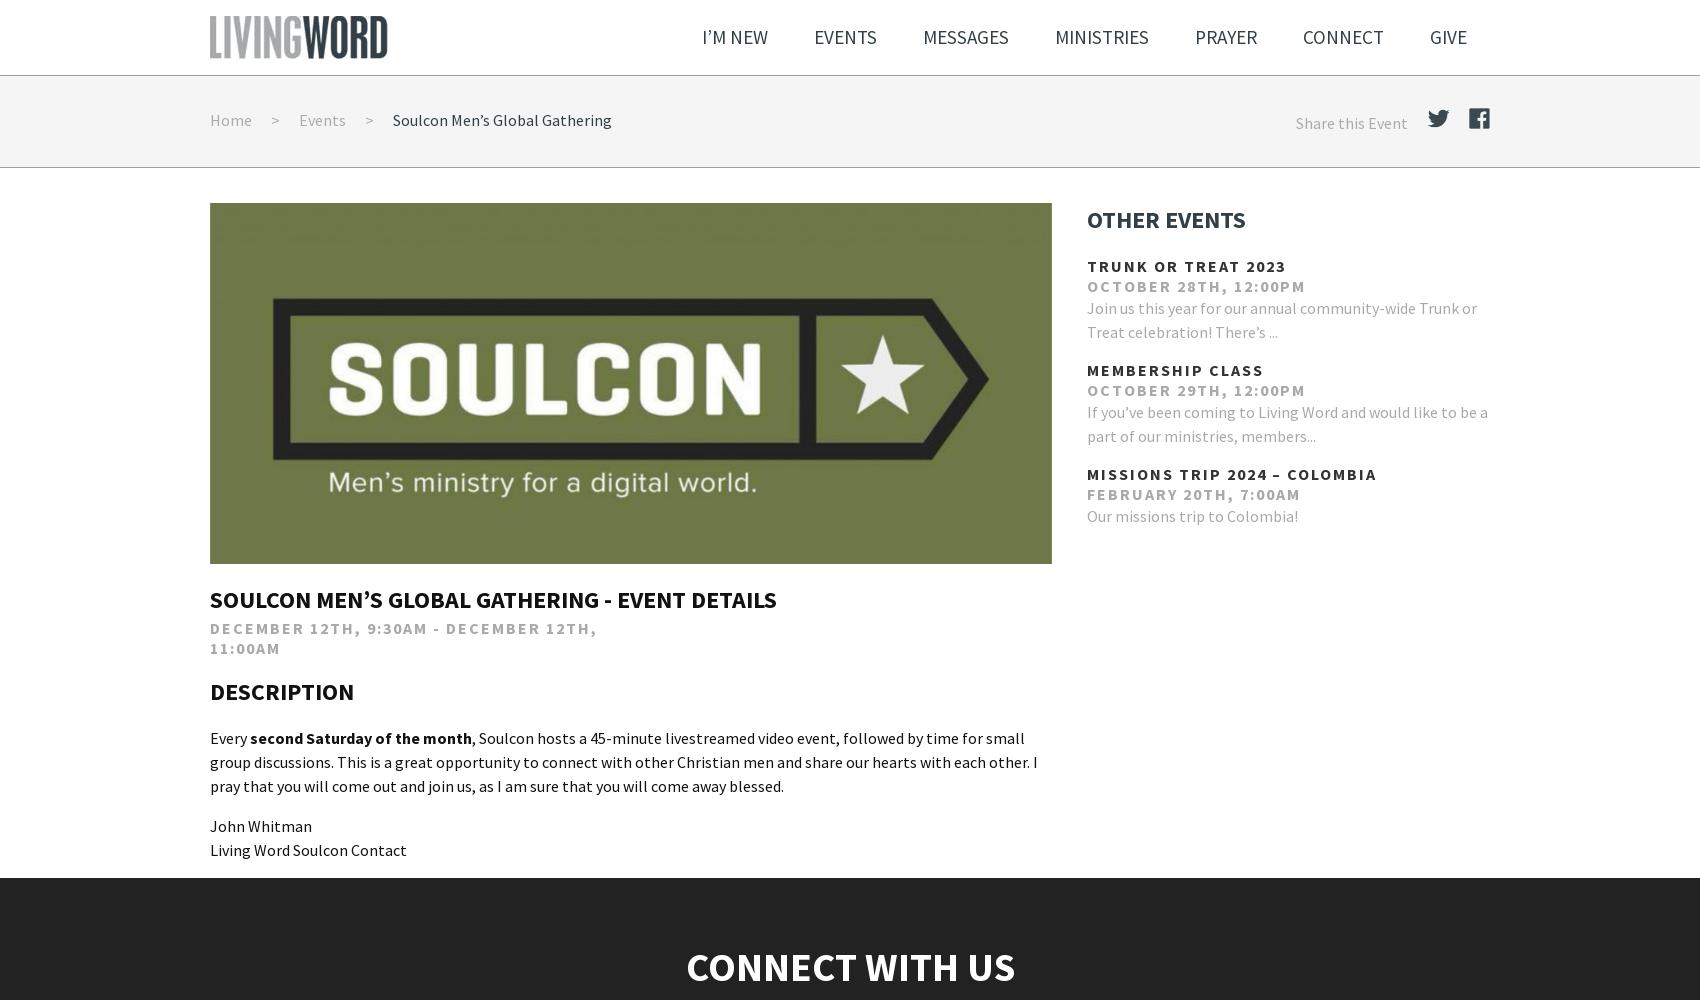 This screenshot has height=1000, width=1700. Describe the element at coordinates (282, 689) in the screenshot. I see `'Description'` at that location.